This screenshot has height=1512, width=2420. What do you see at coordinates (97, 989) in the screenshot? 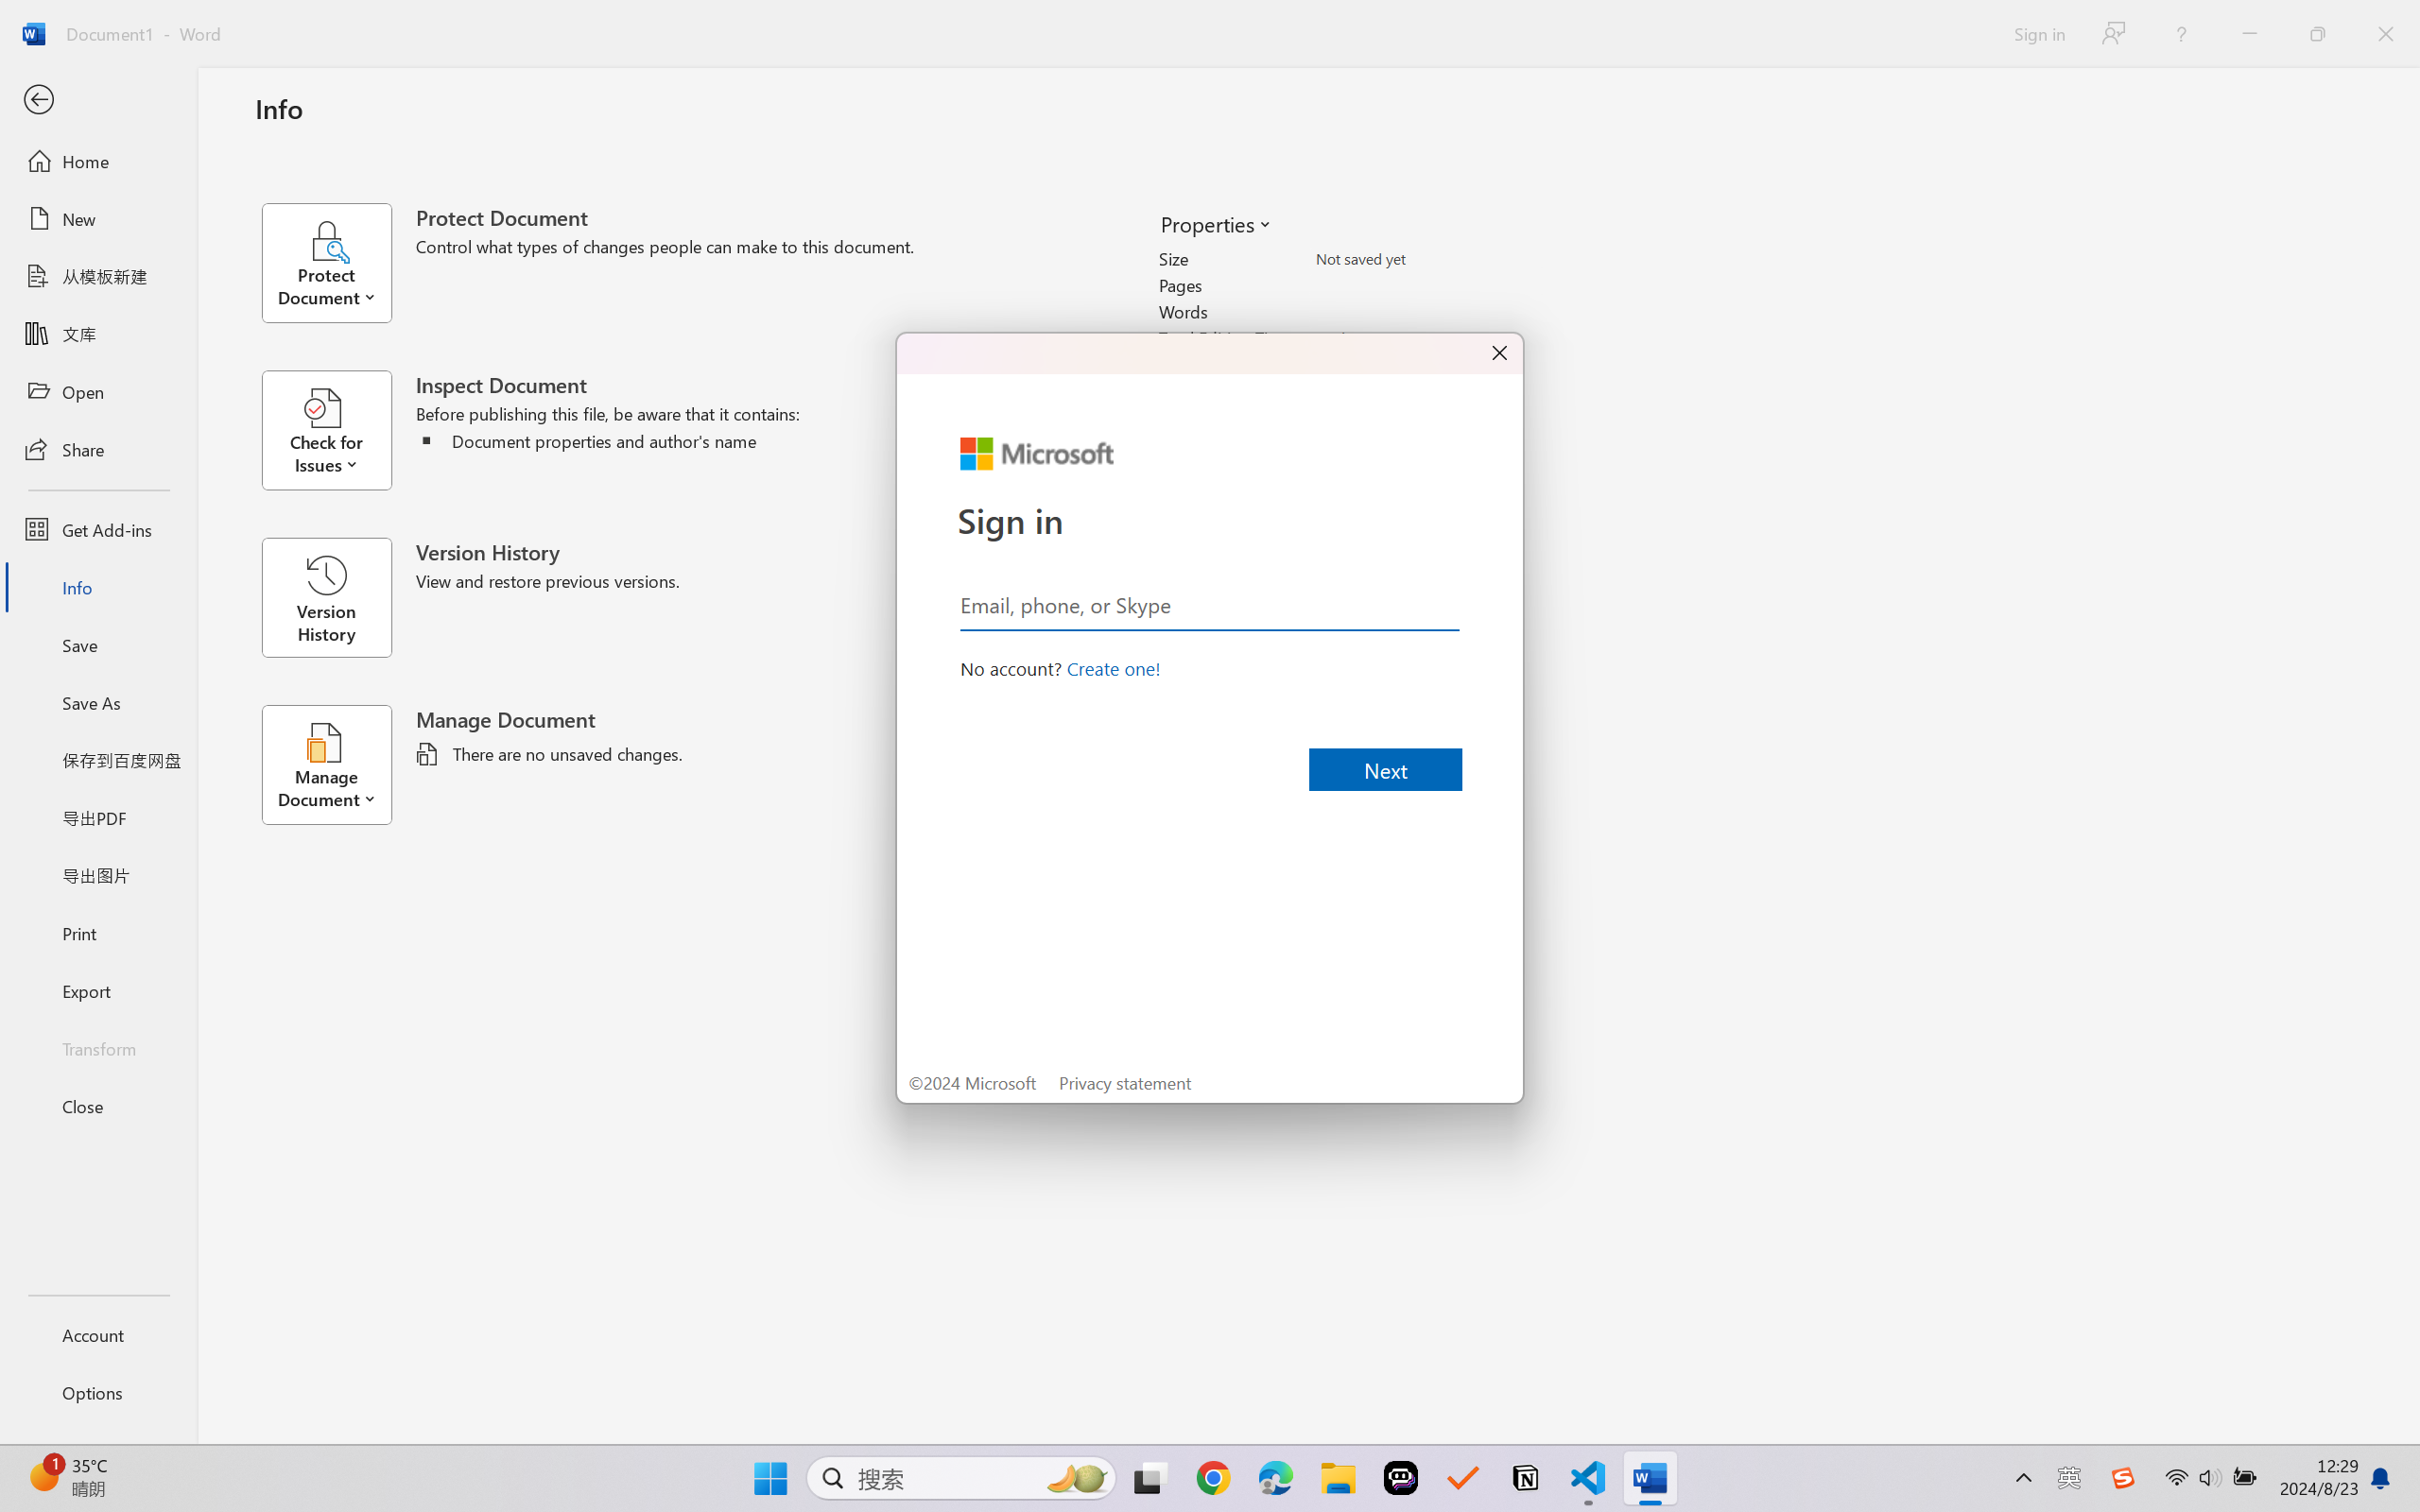
I see `'Export'` at bounding box center [97, 989].